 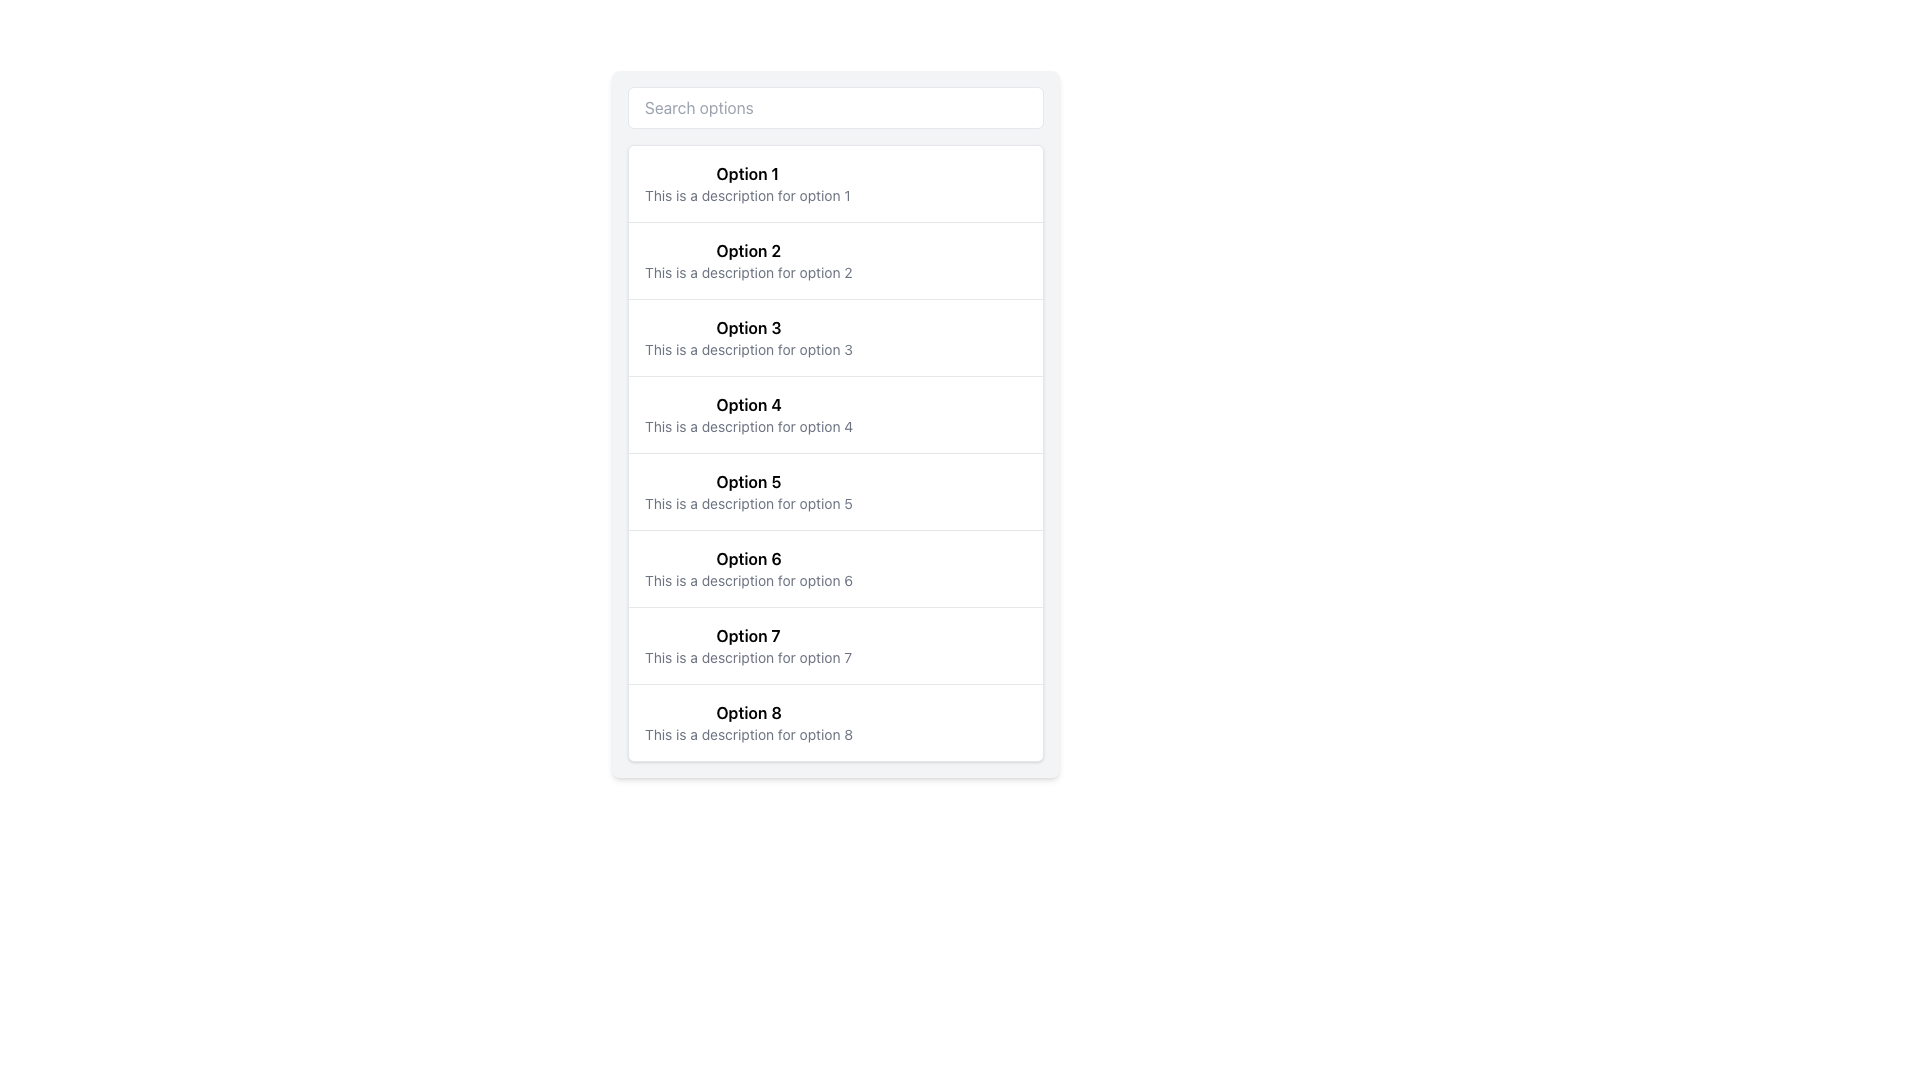 What do you see at coordinates (835, 258) in the screenshot?
I see `the second item in the vertically scrollable list` at bounding box center [835, 258].